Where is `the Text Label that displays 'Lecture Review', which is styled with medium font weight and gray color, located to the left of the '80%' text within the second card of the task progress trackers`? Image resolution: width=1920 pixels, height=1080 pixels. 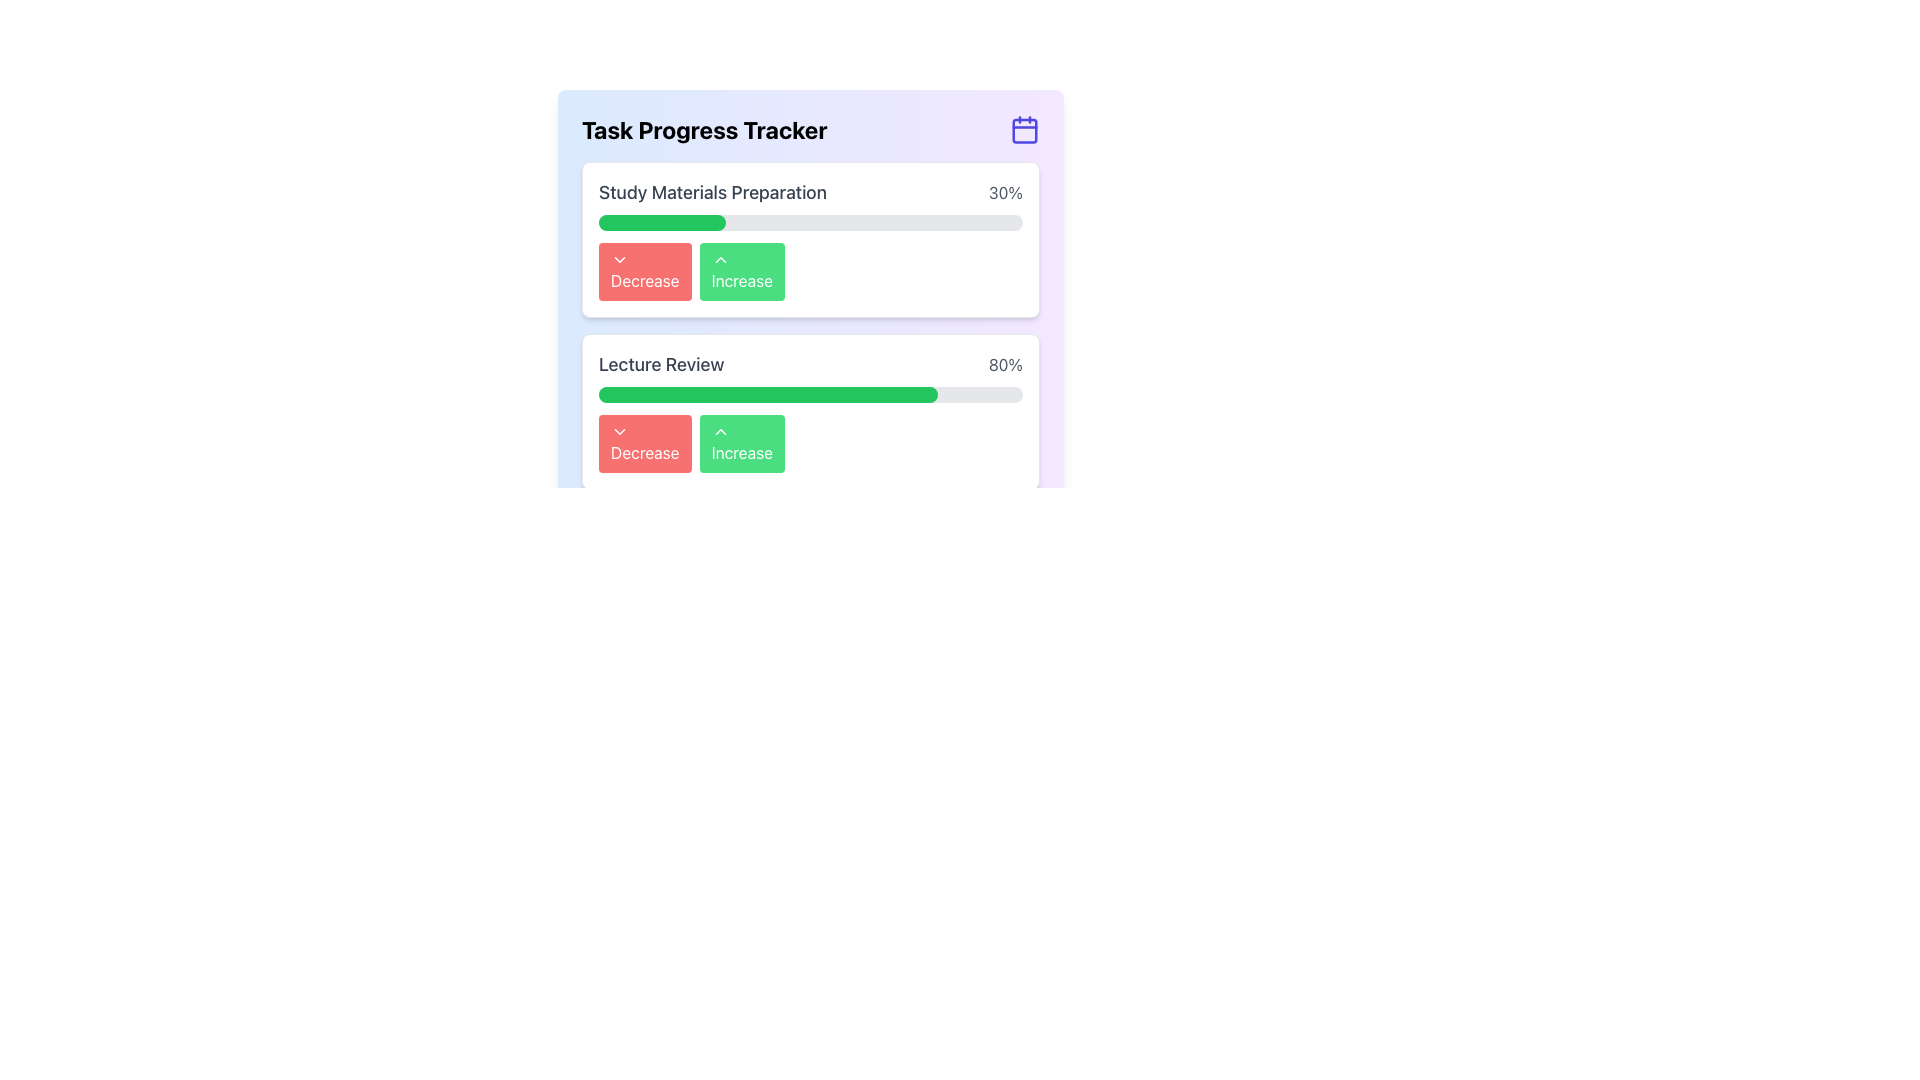 the Text Label that displays 'Lecture Review', which is styled with medium font weight and gray color, located to the left of the '80%' text within the second card of the task progress trackers is located at coordinates (661, 365).